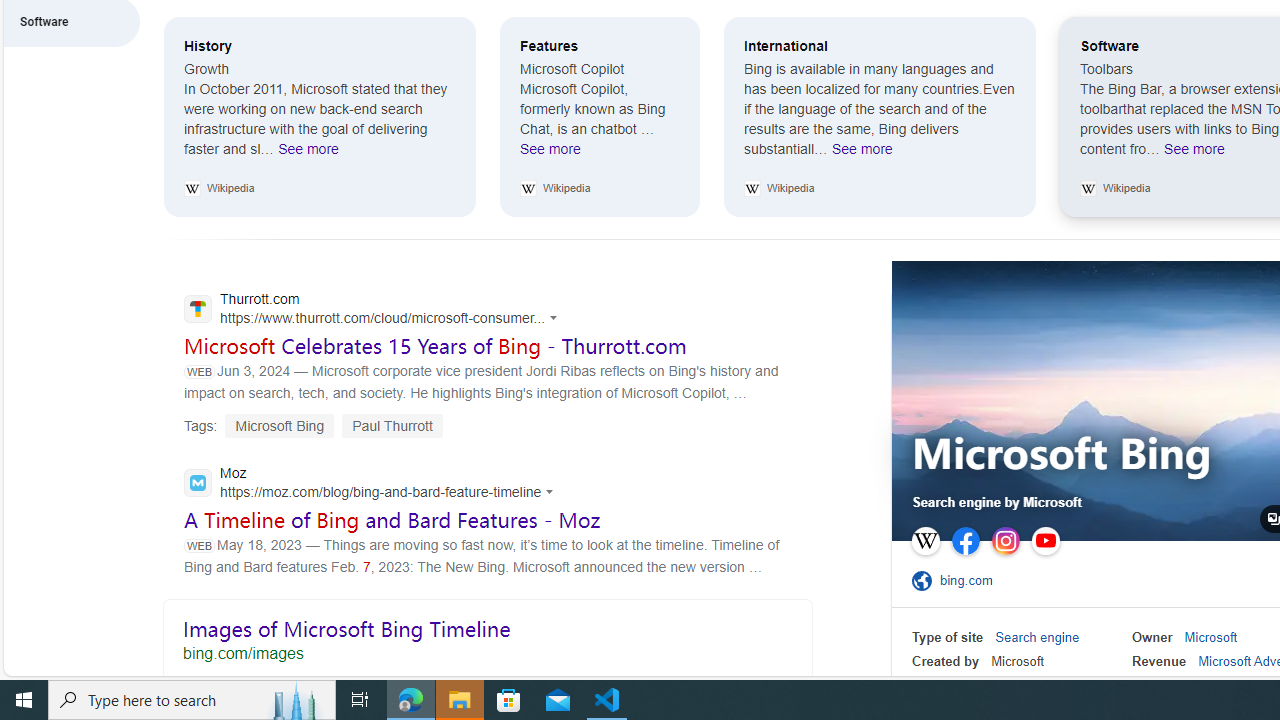  What do you see at coordinates (1044, 541) in the screenshot?
I see `'YouTube'` at bounding box center [1044, 541].